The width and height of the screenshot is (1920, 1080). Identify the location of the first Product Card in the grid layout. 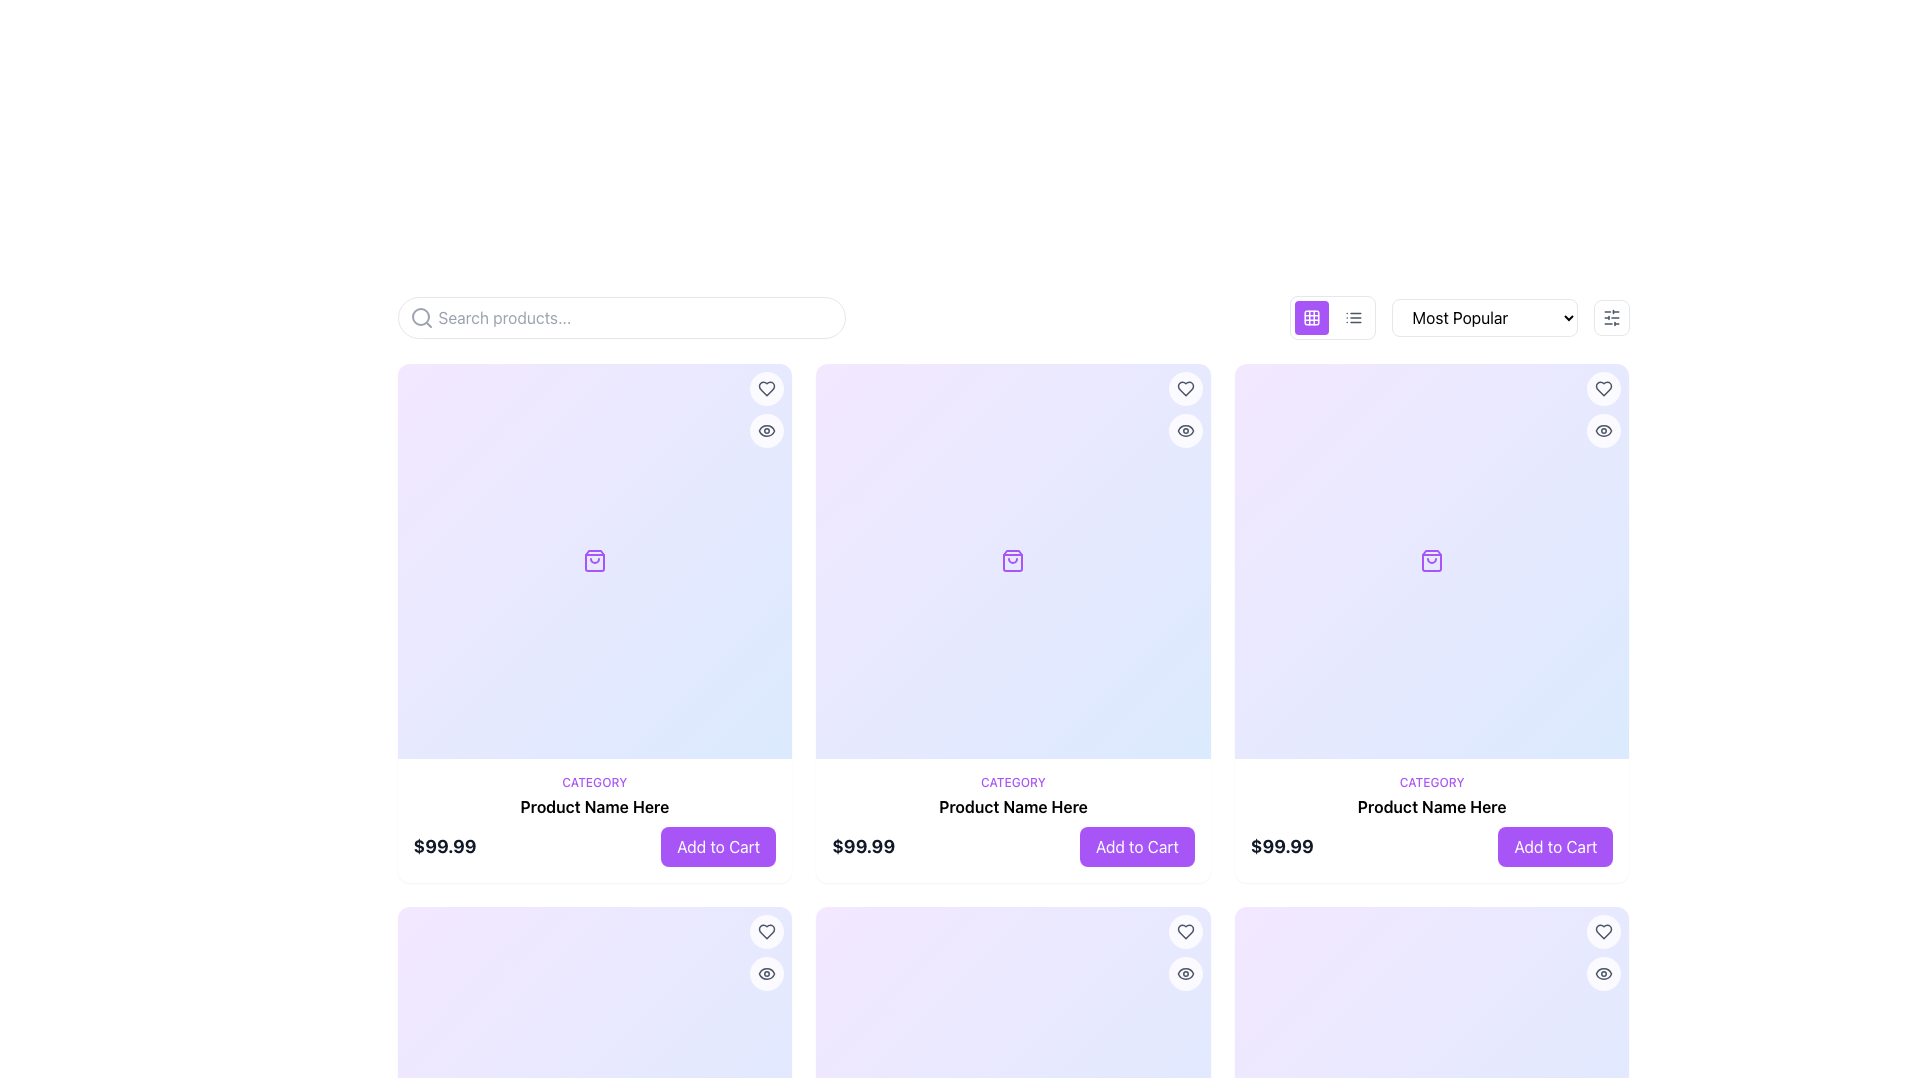
(593, 622).